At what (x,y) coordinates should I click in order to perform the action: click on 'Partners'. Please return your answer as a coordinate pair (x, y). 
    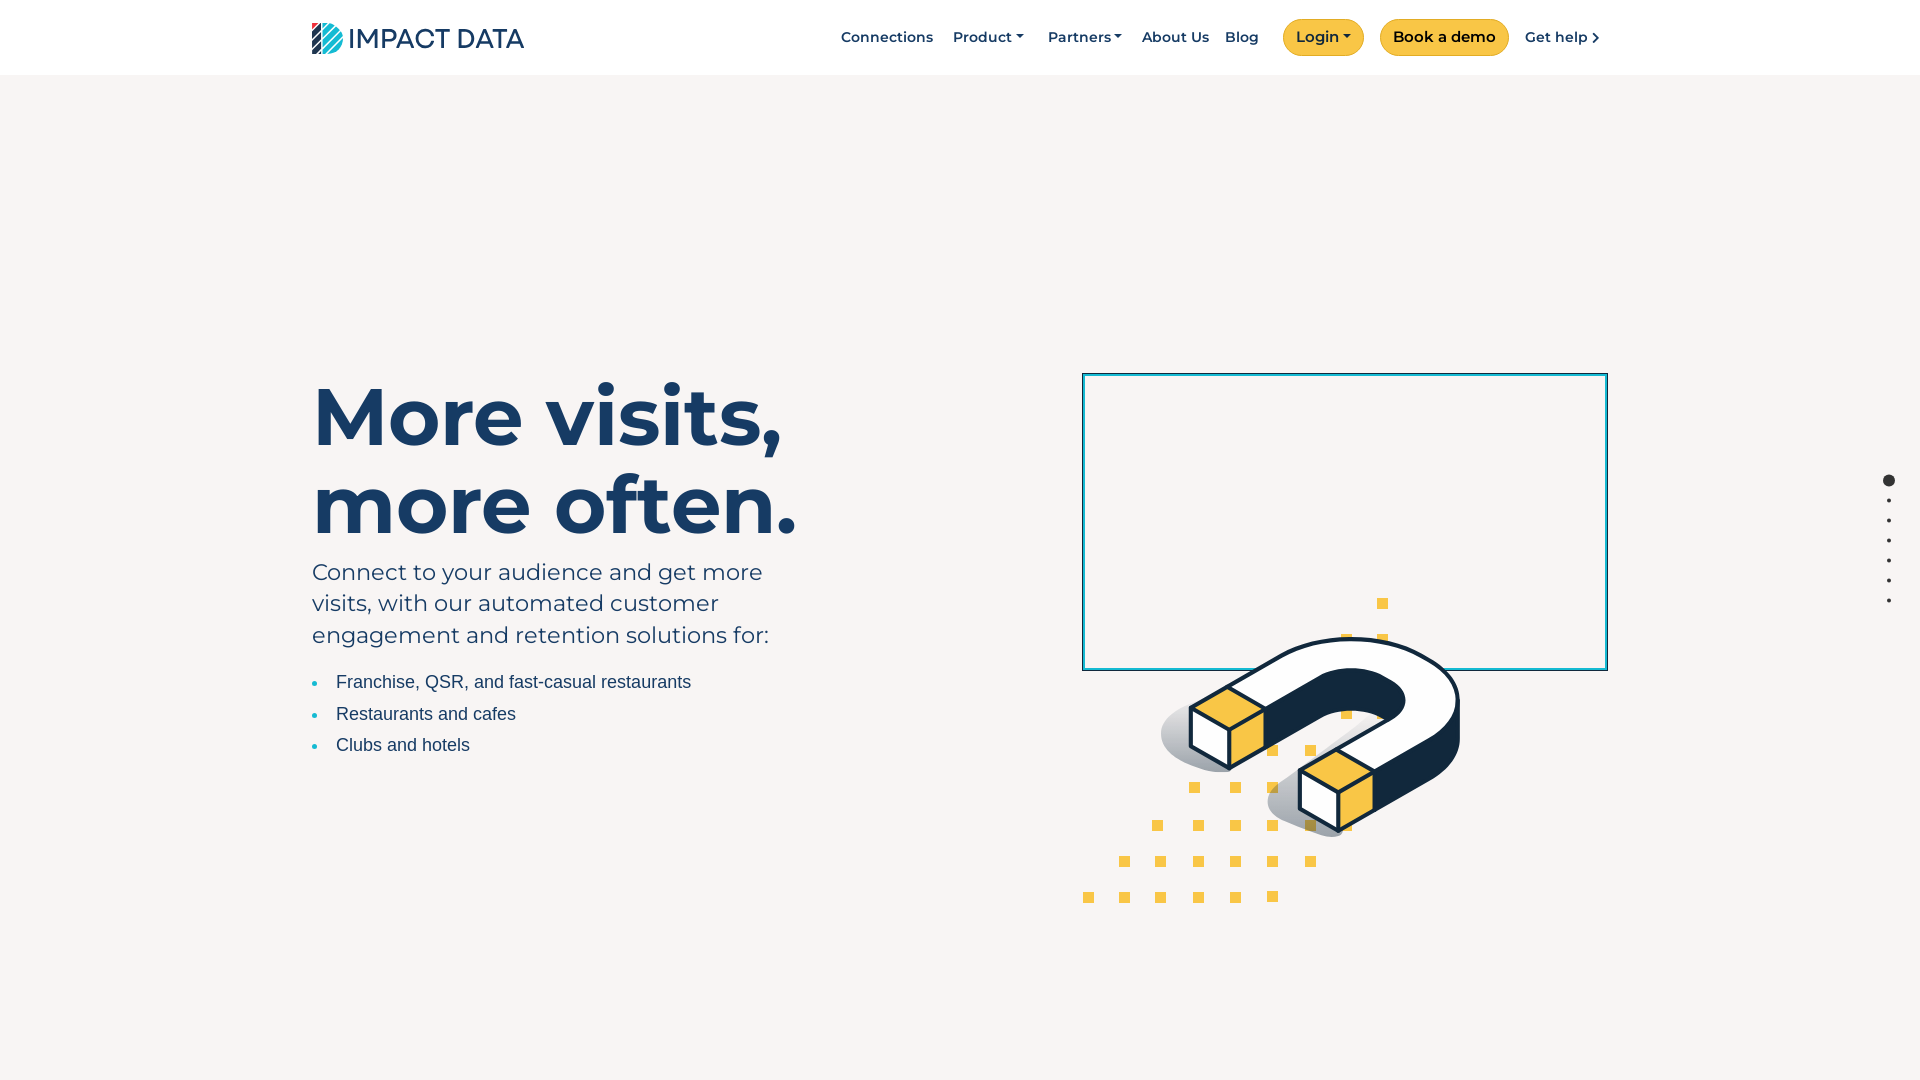
    Looking at the image, I should click on (1084, 37).